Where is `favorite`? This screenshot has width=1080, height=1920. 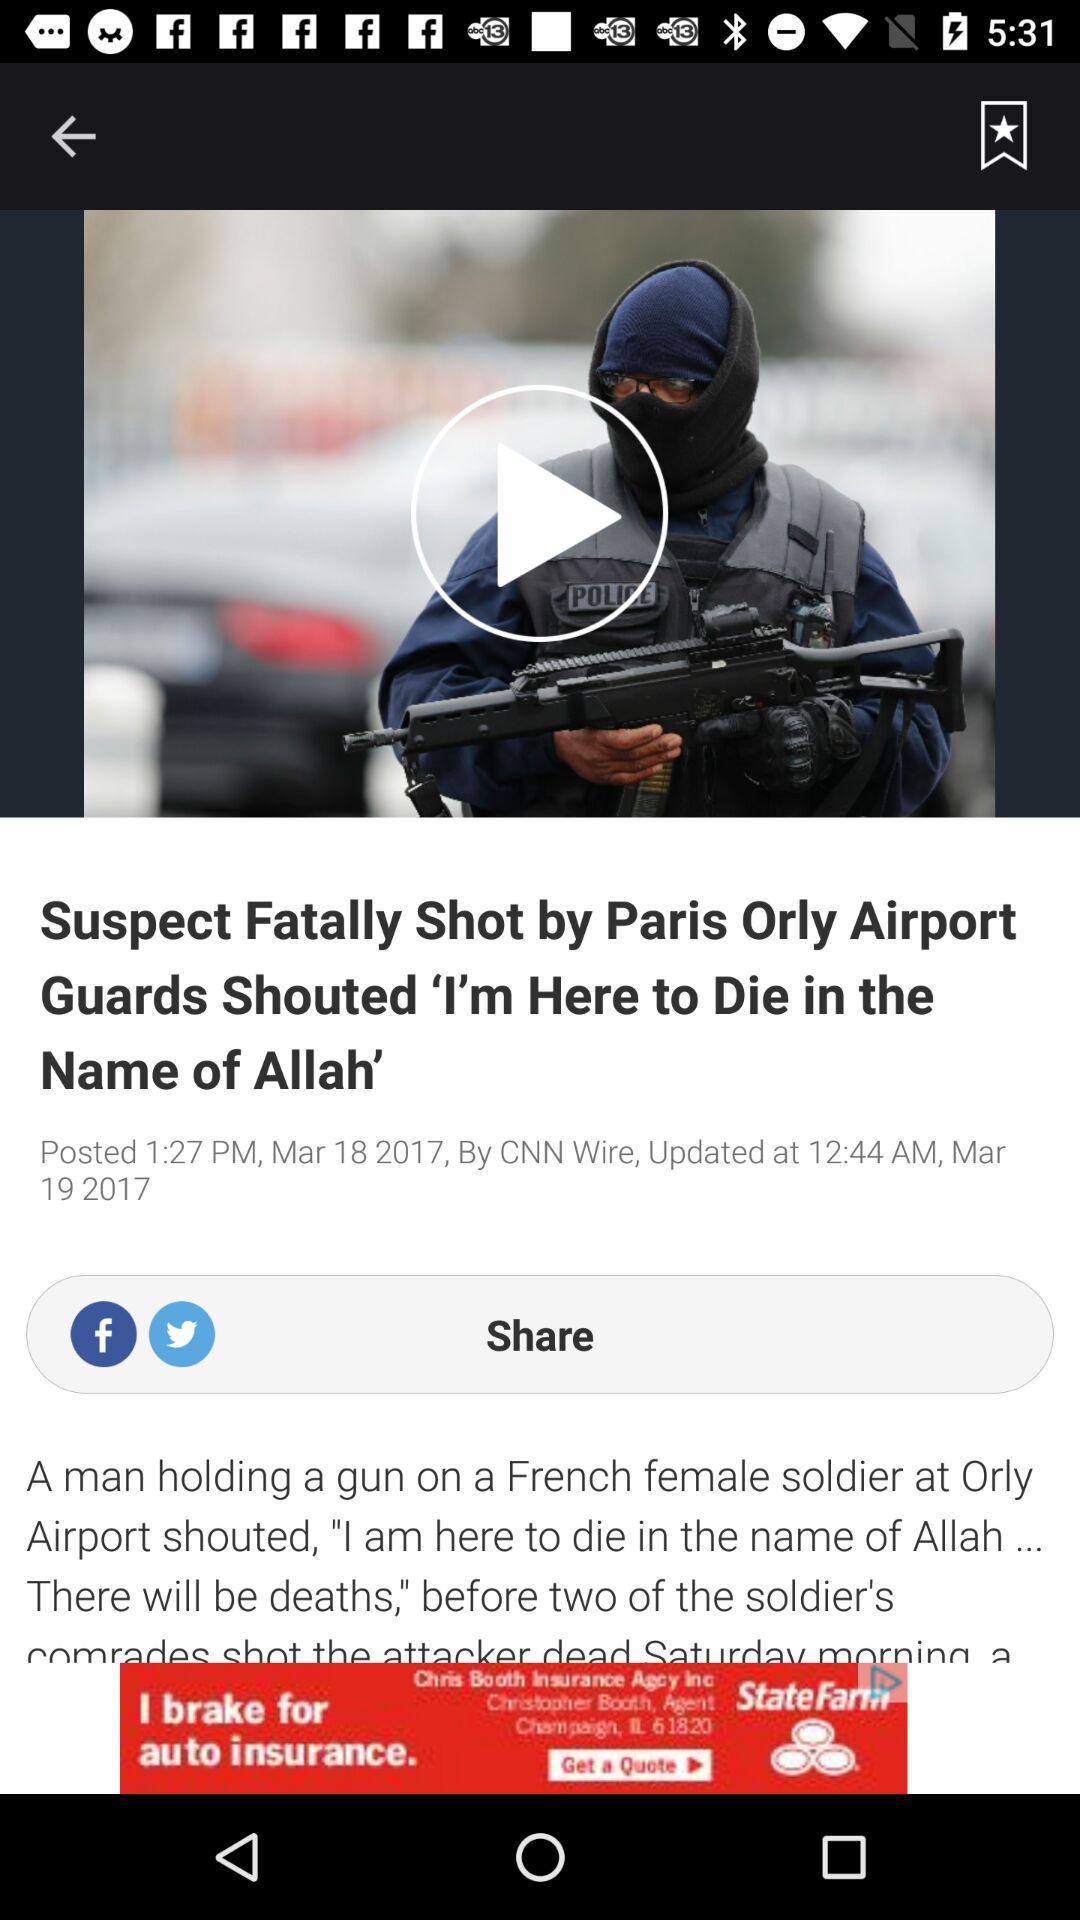
favorite is located at coordinates (1004, 135).